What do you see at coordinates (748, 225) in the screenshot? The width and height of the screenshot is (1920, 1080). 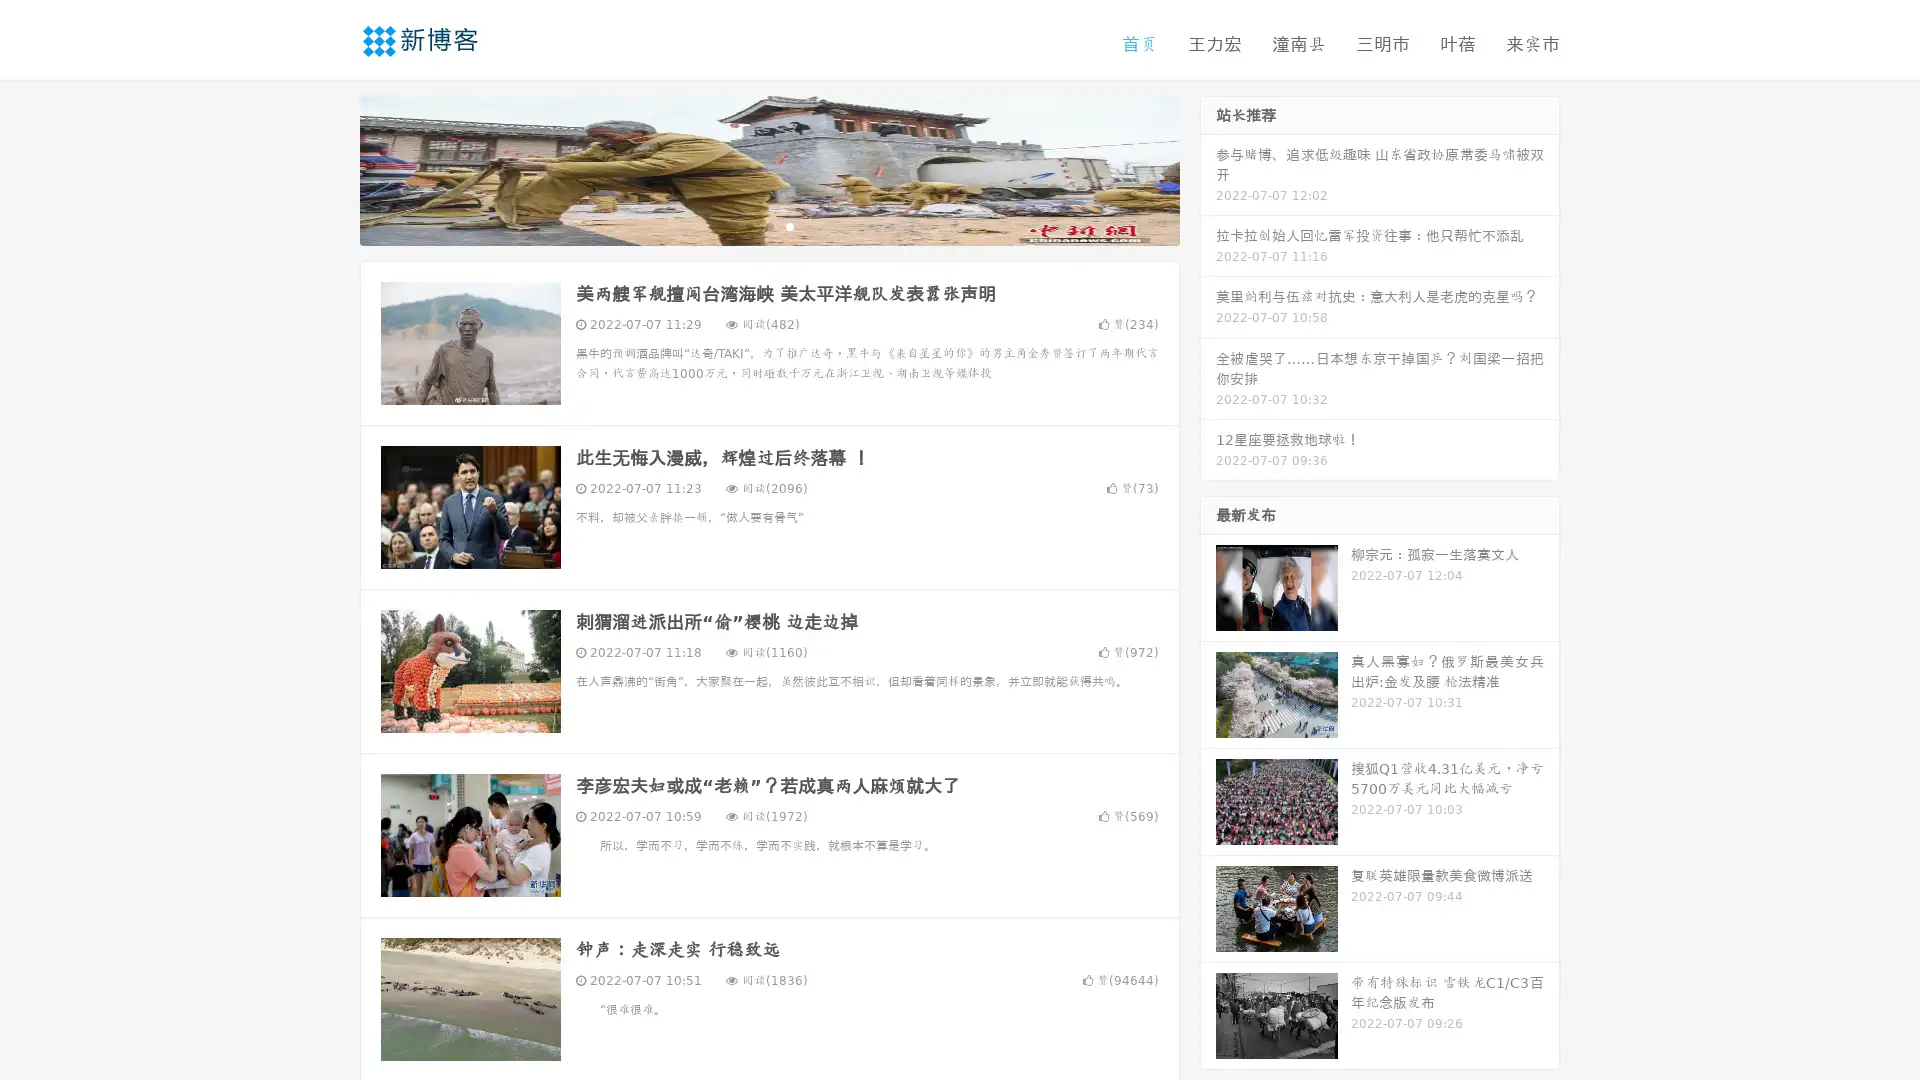 I see `Go to slide 1` at bounding box center [748, 225].